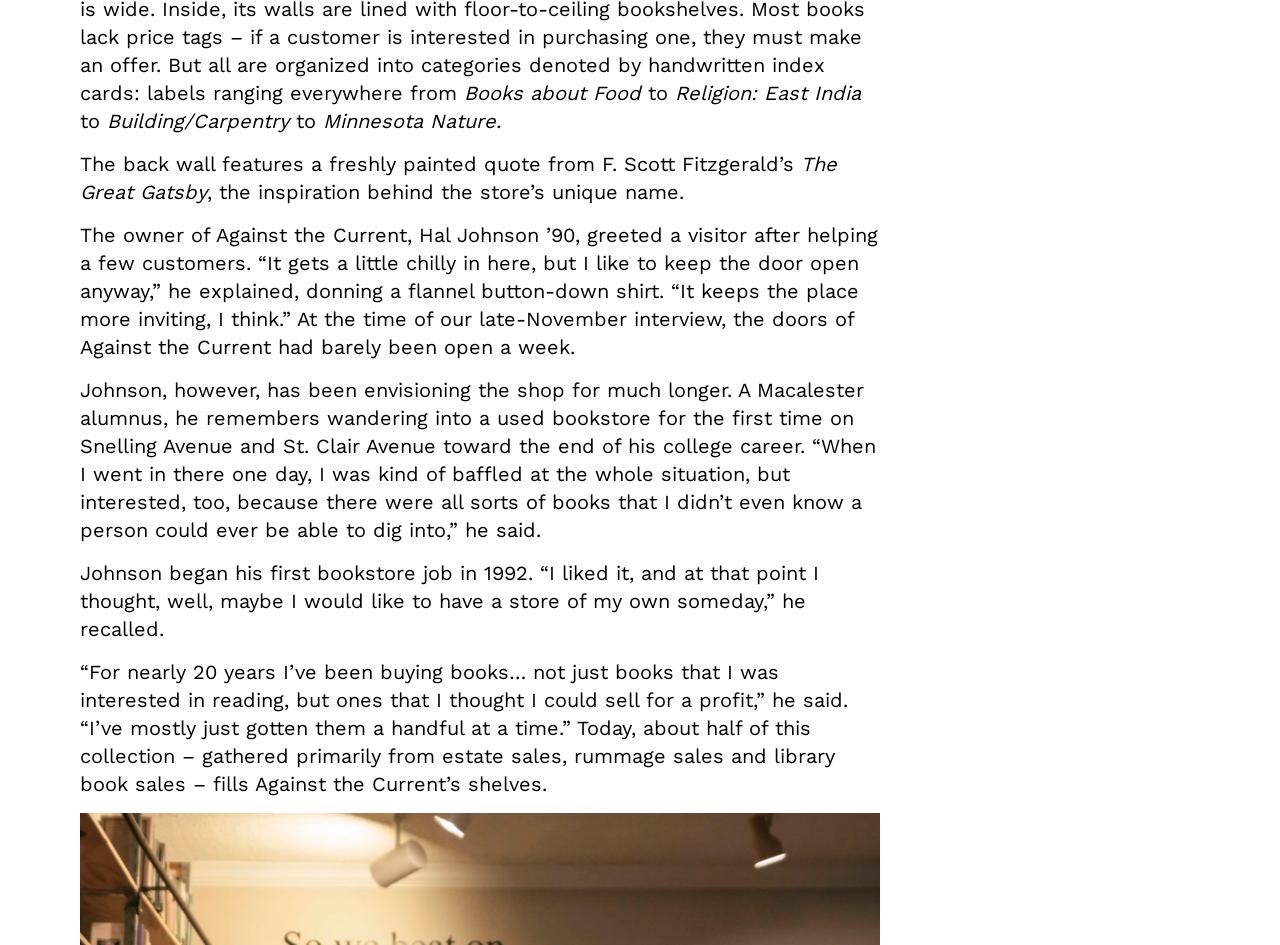  Describe the element at coordinates (439, 163) in the screenshot. I see `'The back wall features a freshly painted quote from F. Scott Fitzgerald’s'` at that location.